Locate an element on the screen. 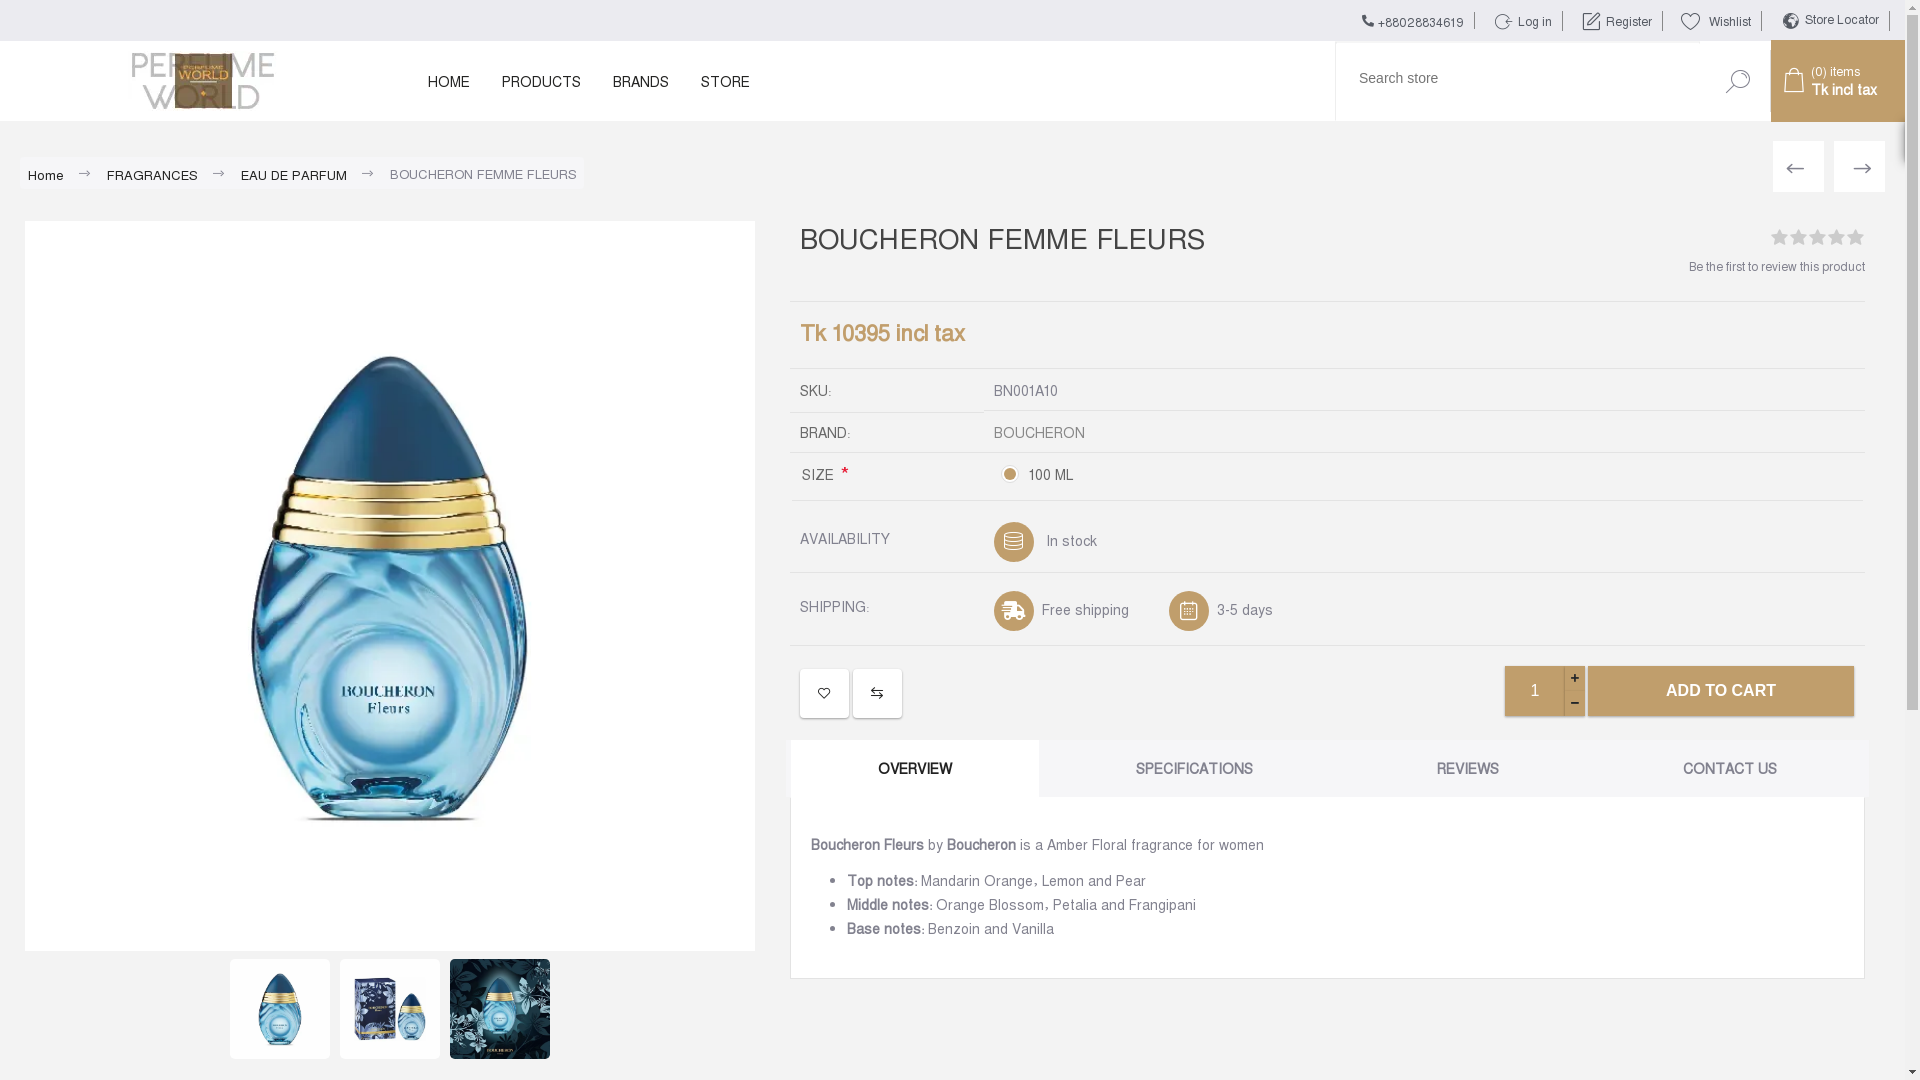 The width and height of the screenshot is (1920, 1080). 'Search' is located at coordinates (1741, 76).